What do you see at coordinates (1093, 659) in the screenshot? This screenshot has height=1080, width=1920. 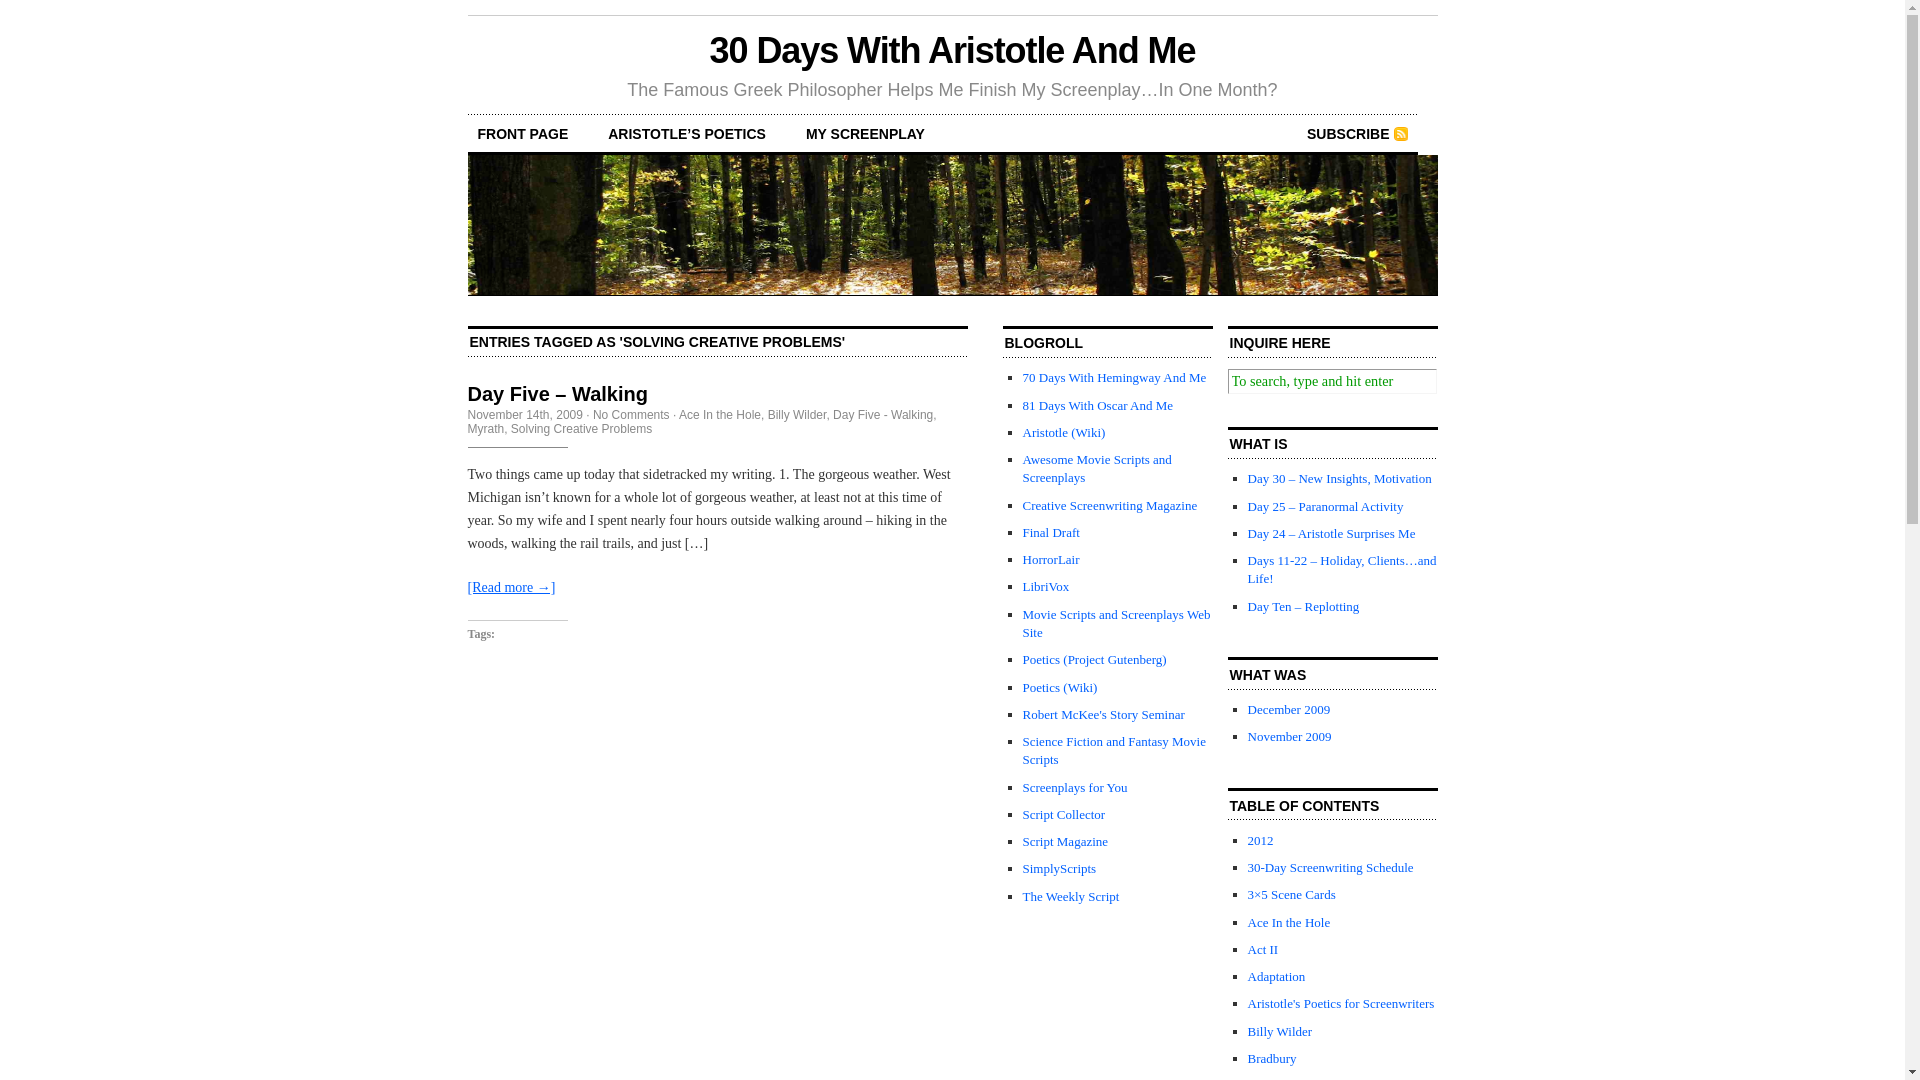 I see `'Poetics (Project Gutenberg)'` at bounding box center [1093, 659].